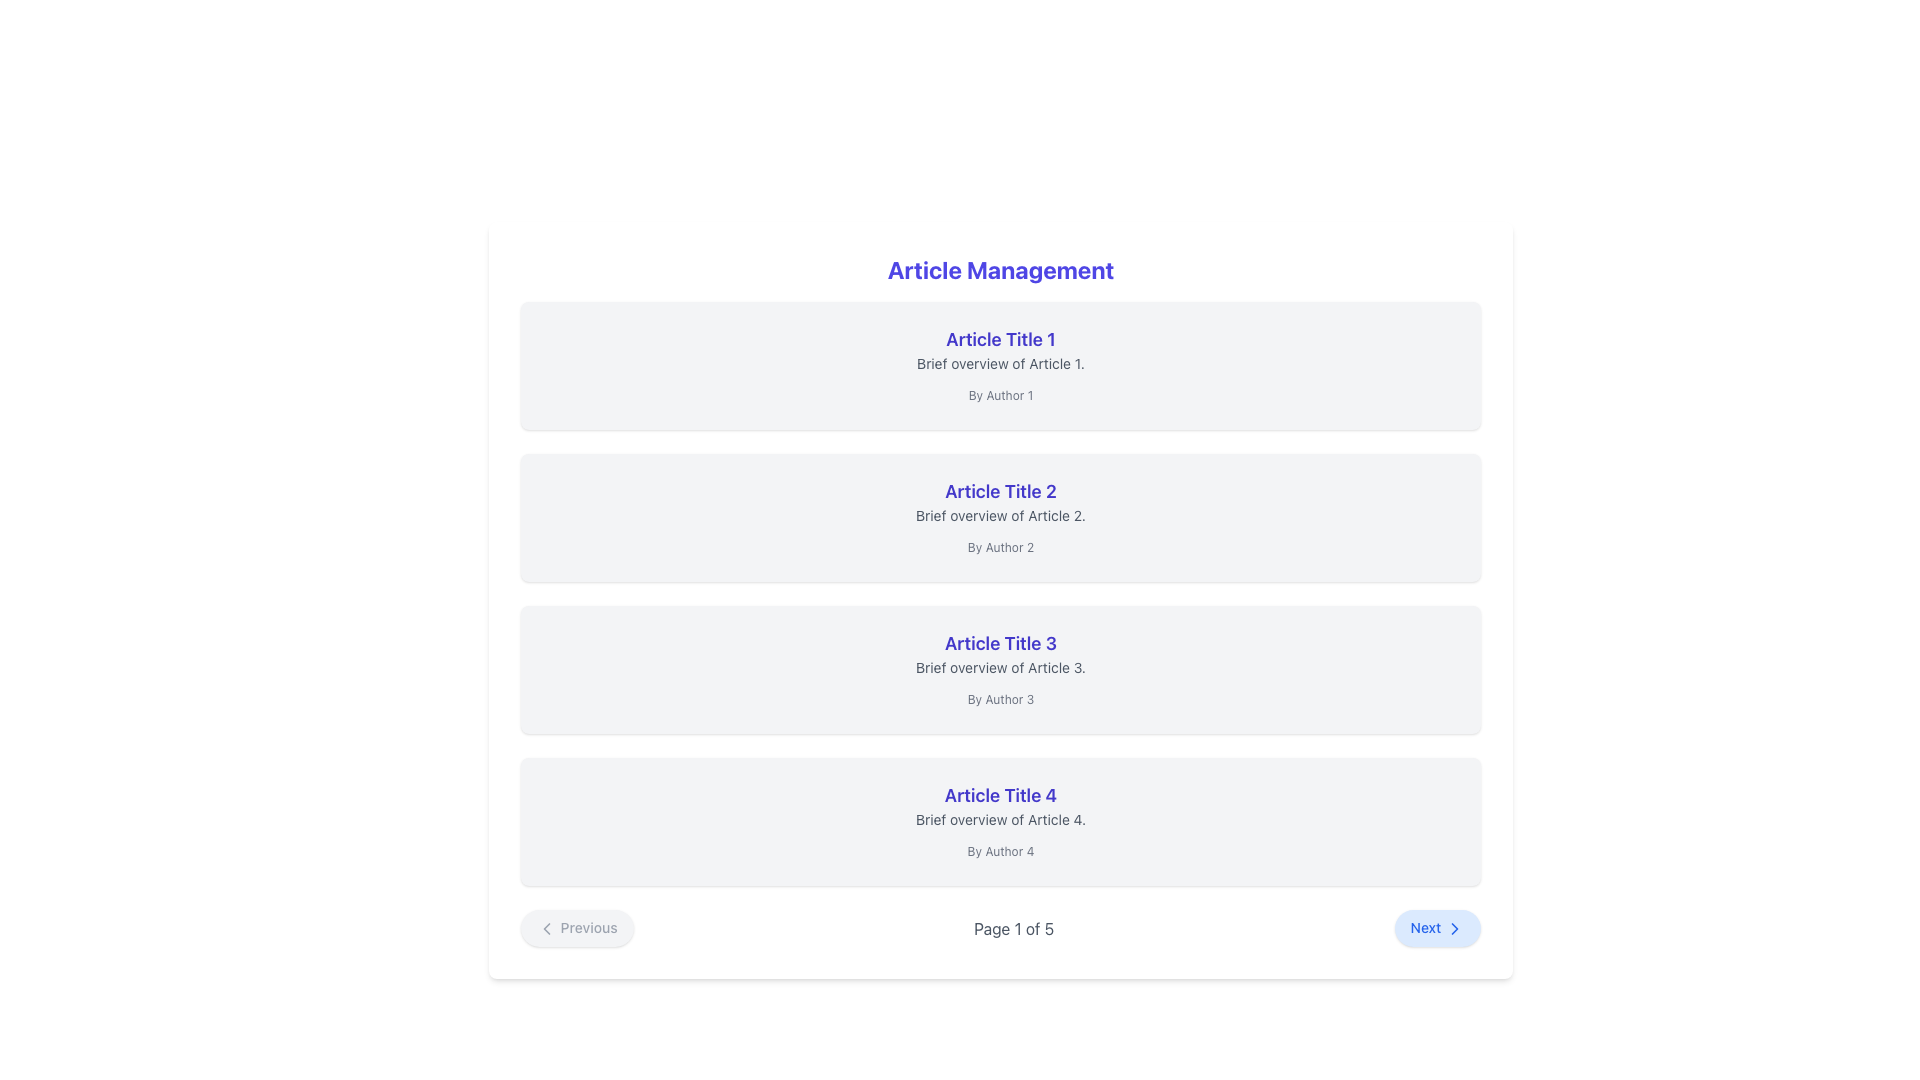 This screenshot has width=1920, height=1080. I want to click on the text label displaying 'By Author 3', which is a small, light gray text located below the article title and overview in a card layout, so click(1001, 697).